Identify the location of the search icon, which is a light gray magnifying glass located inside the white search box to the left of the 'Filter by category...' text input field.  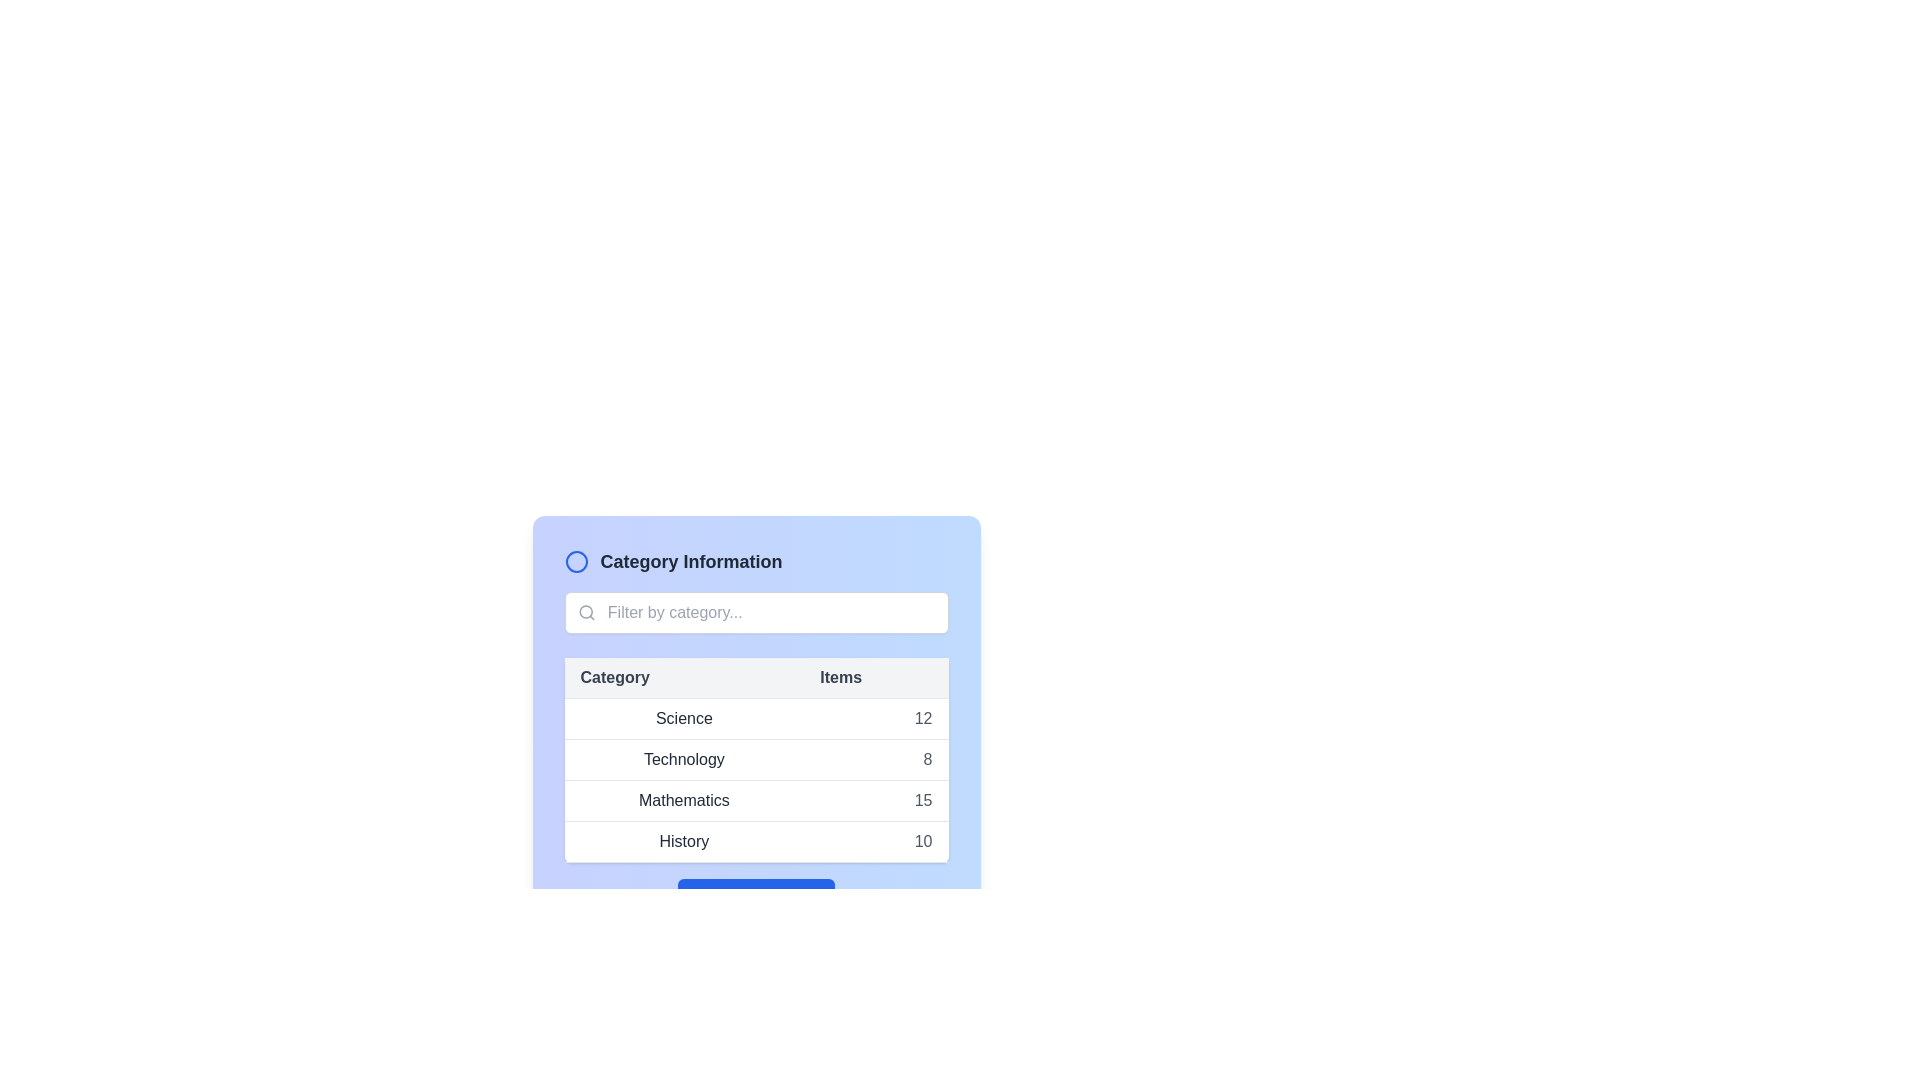
(585, 612).